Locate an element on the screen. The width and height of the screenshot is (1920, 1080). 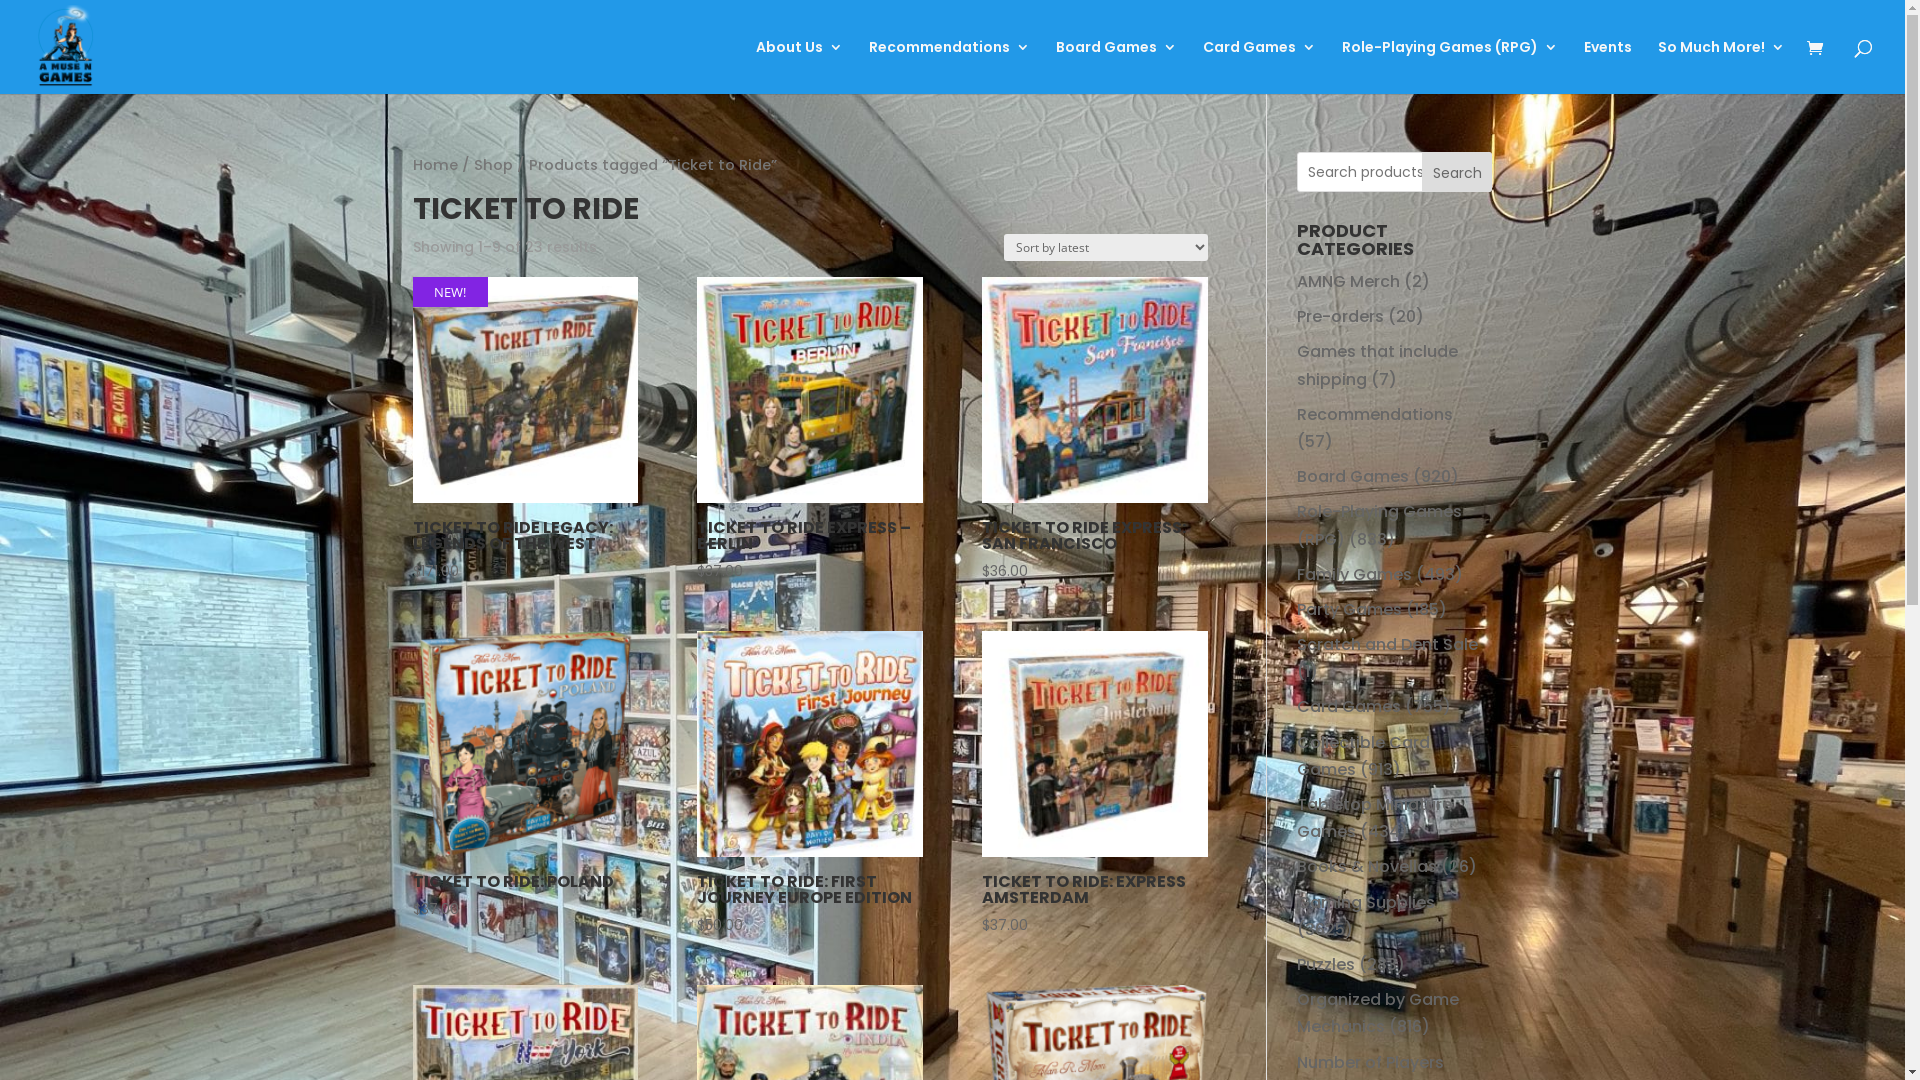
'Role-Playing Games (RPG)' is located at coordinates (1378, 523).